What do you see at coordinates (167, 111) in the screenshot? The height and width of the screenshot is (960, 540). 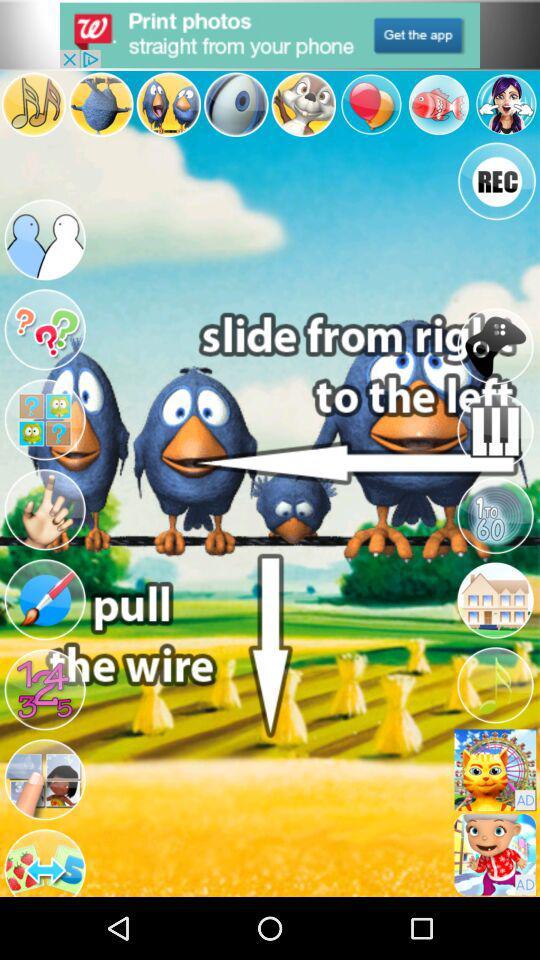 I see `the avatar icon` at bounding box center [167, 111].